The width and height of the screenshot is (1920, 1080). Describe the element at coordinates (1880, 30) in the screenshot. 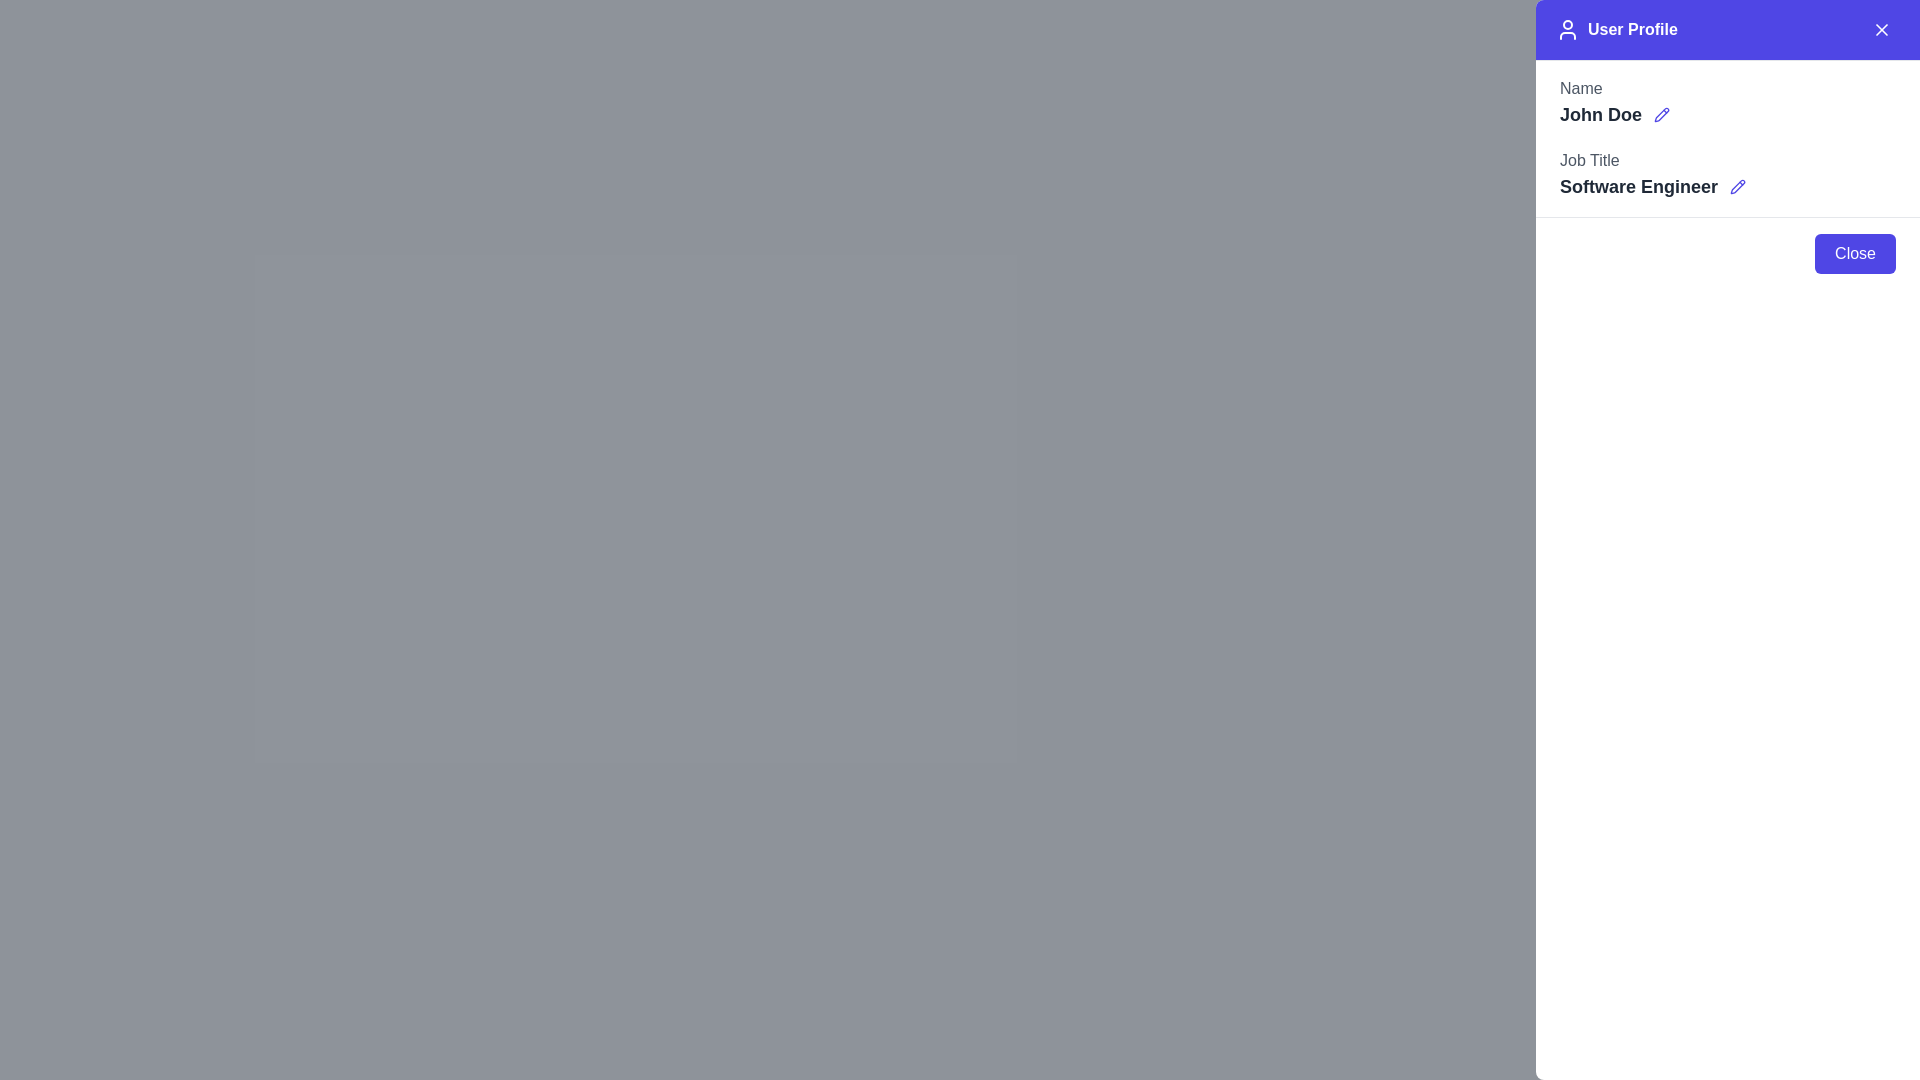

I see `the close button icon, which is part of the 'X' shape located at the top-right corner of the user profile panel, to trigger any hover effects present` at that location.